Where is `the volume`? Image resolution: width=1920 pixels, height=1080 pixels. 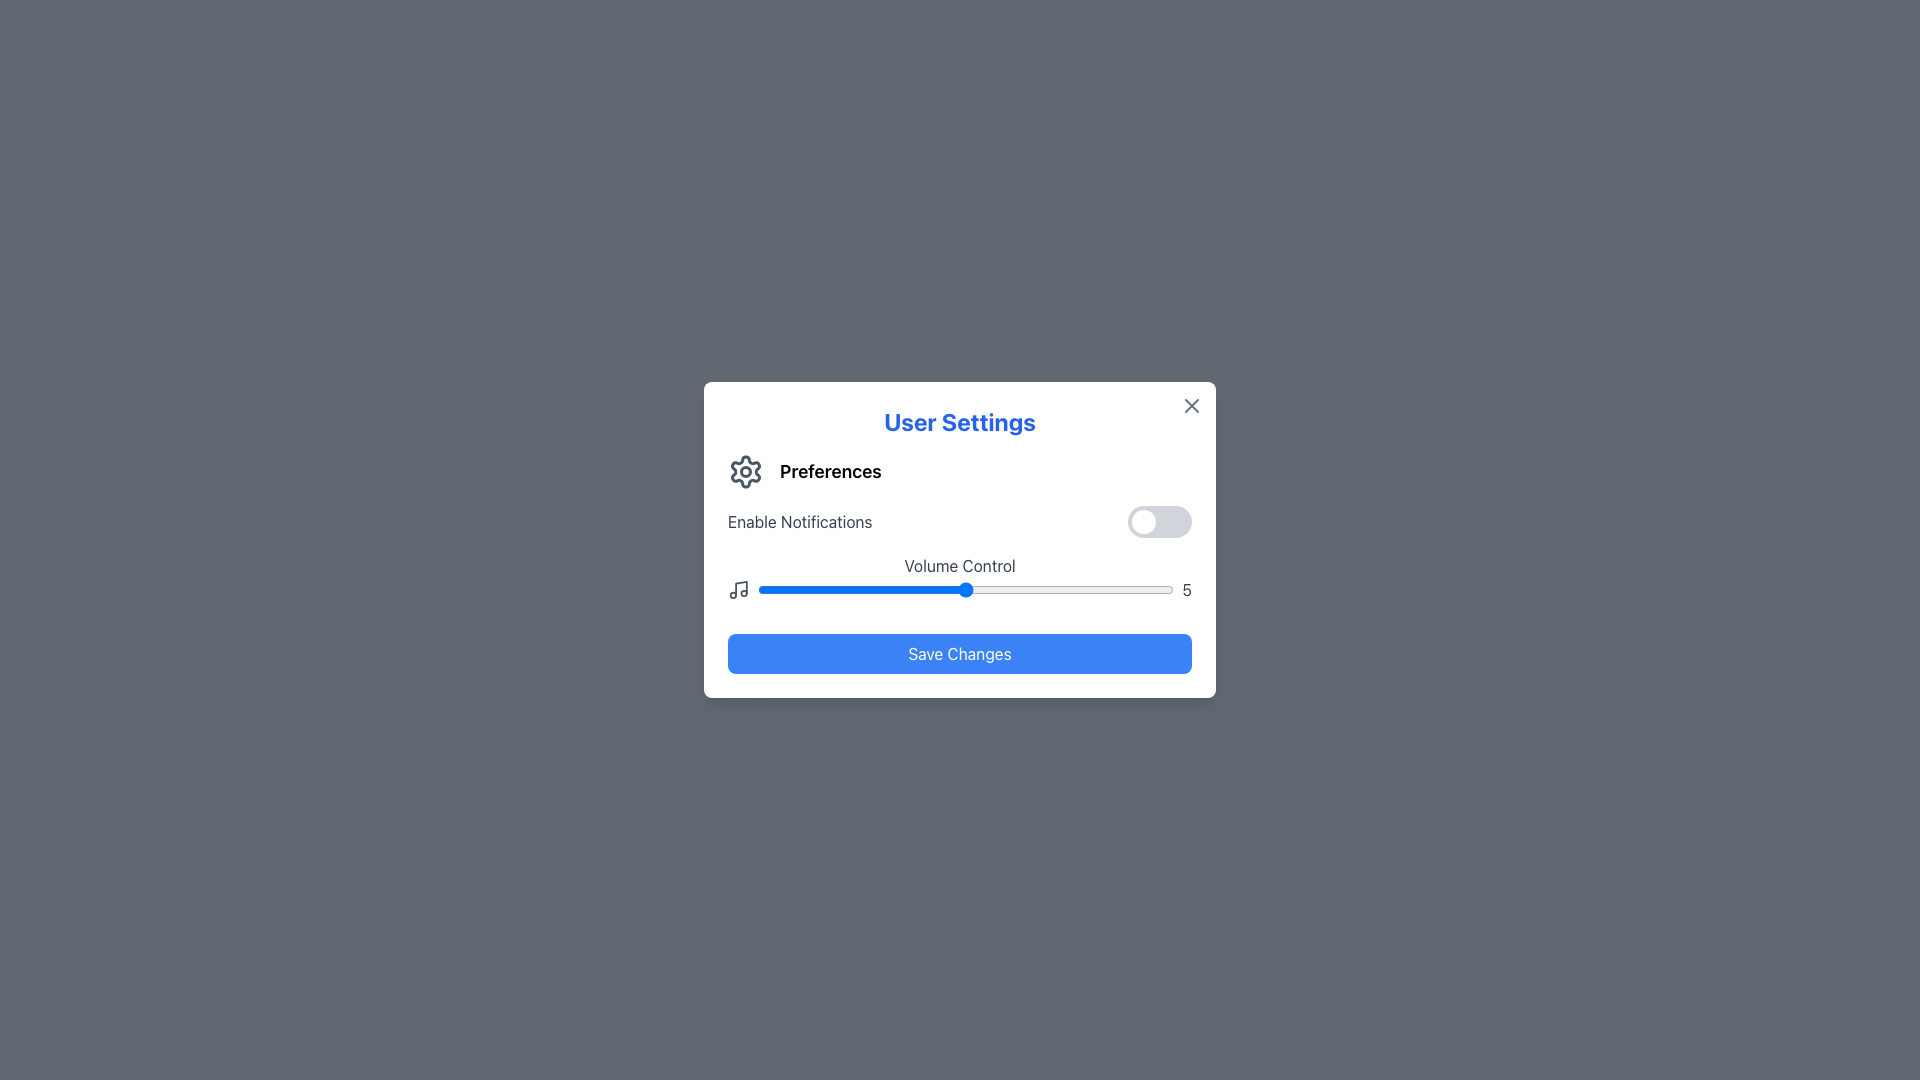 the volume is located at coordinates (922, 589).